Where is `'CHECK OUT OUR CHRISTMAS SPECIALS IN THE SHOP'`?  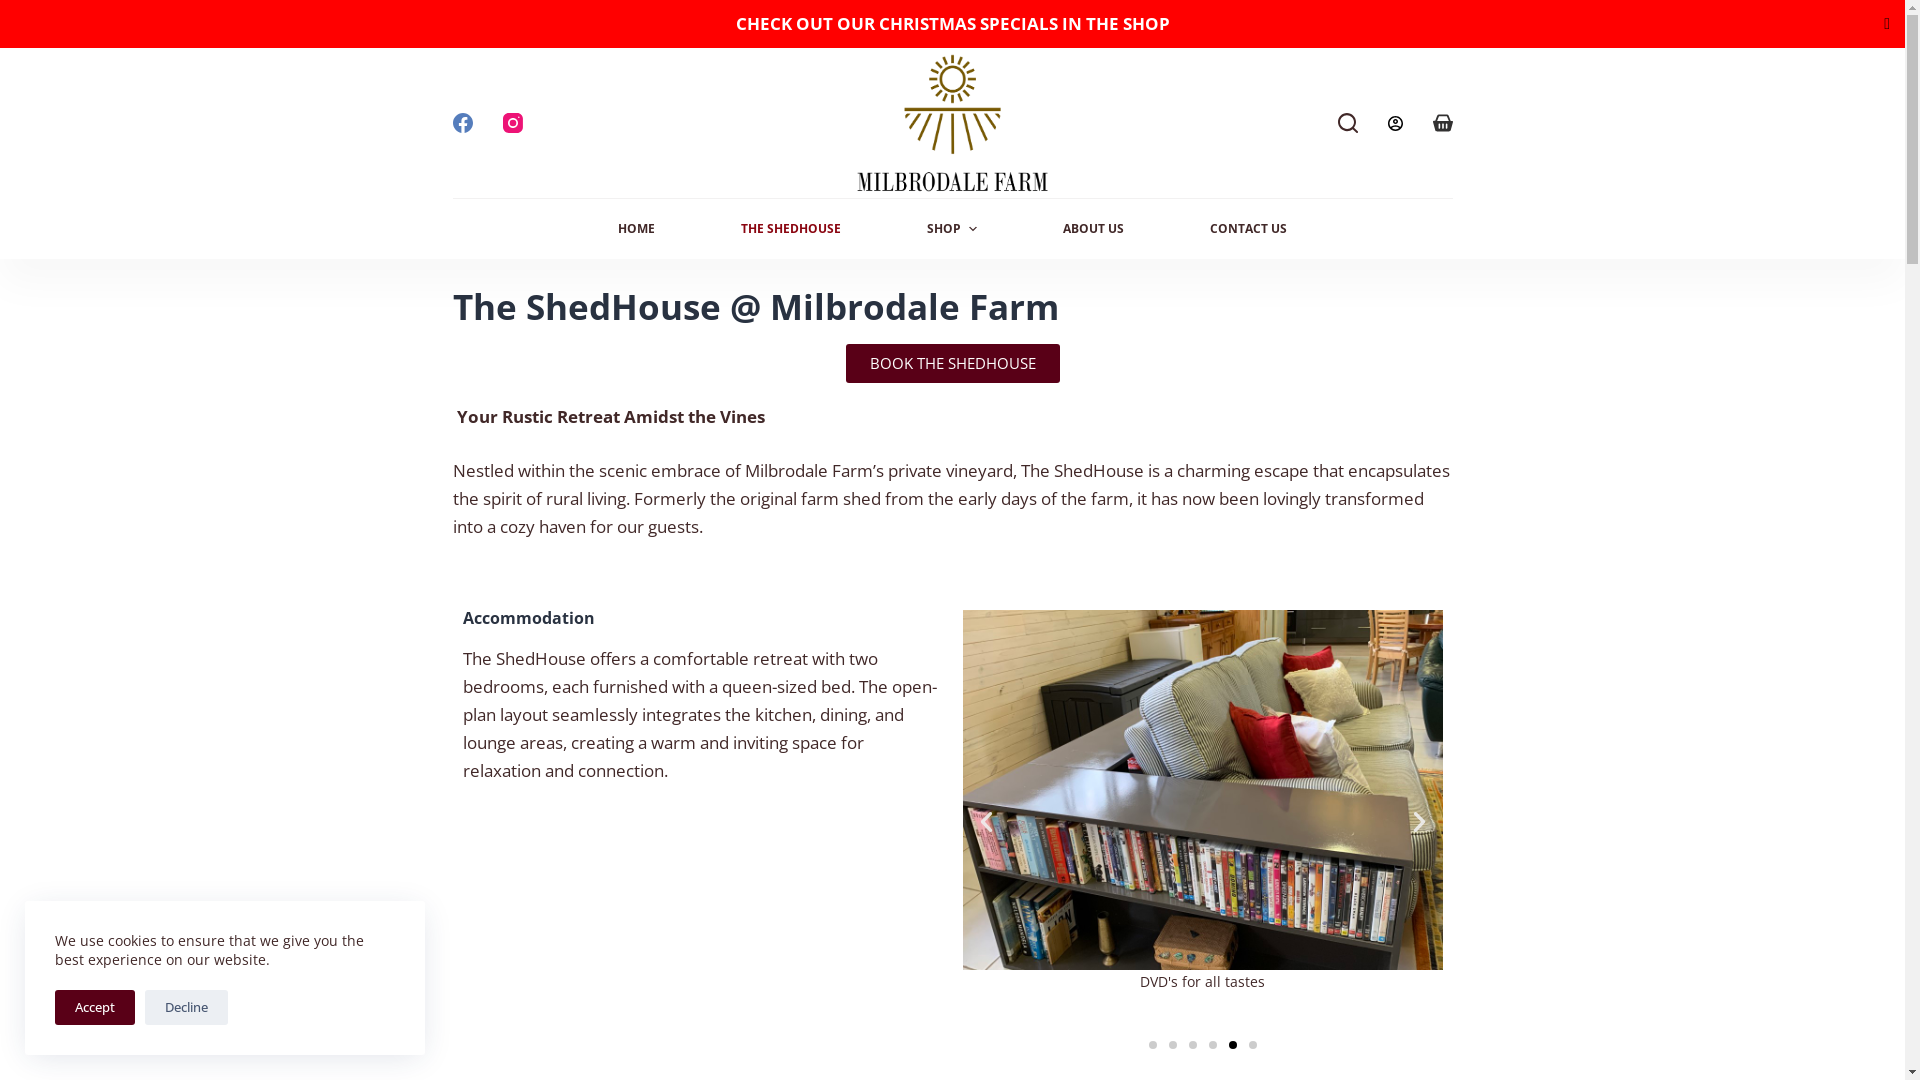
'CHECK OUT OUR CHRISTMAS SPECIALS IN THE SHOP' is located at coordinates (952, 23).